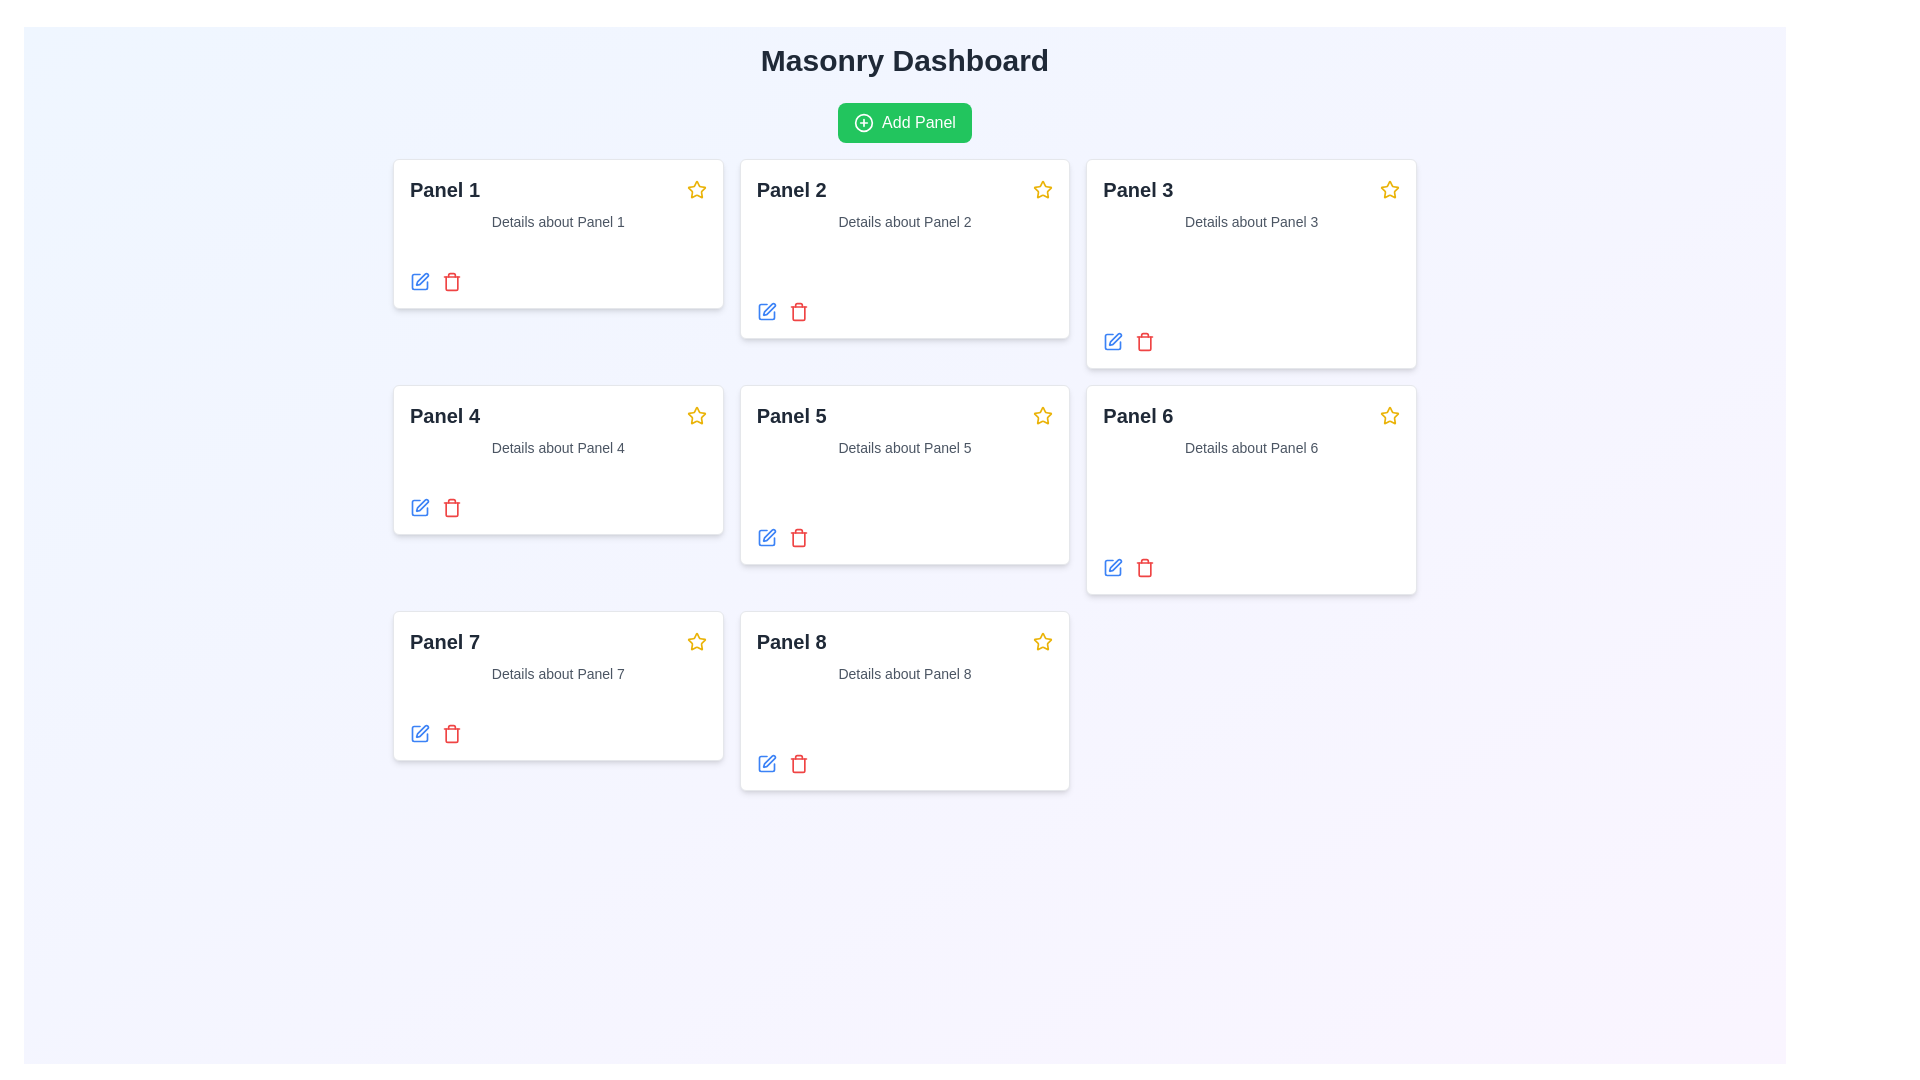  Describe the element at coordinates (797, 312) in the screenshot. I see `the delete icon located in 'Panel 2'` at that location.